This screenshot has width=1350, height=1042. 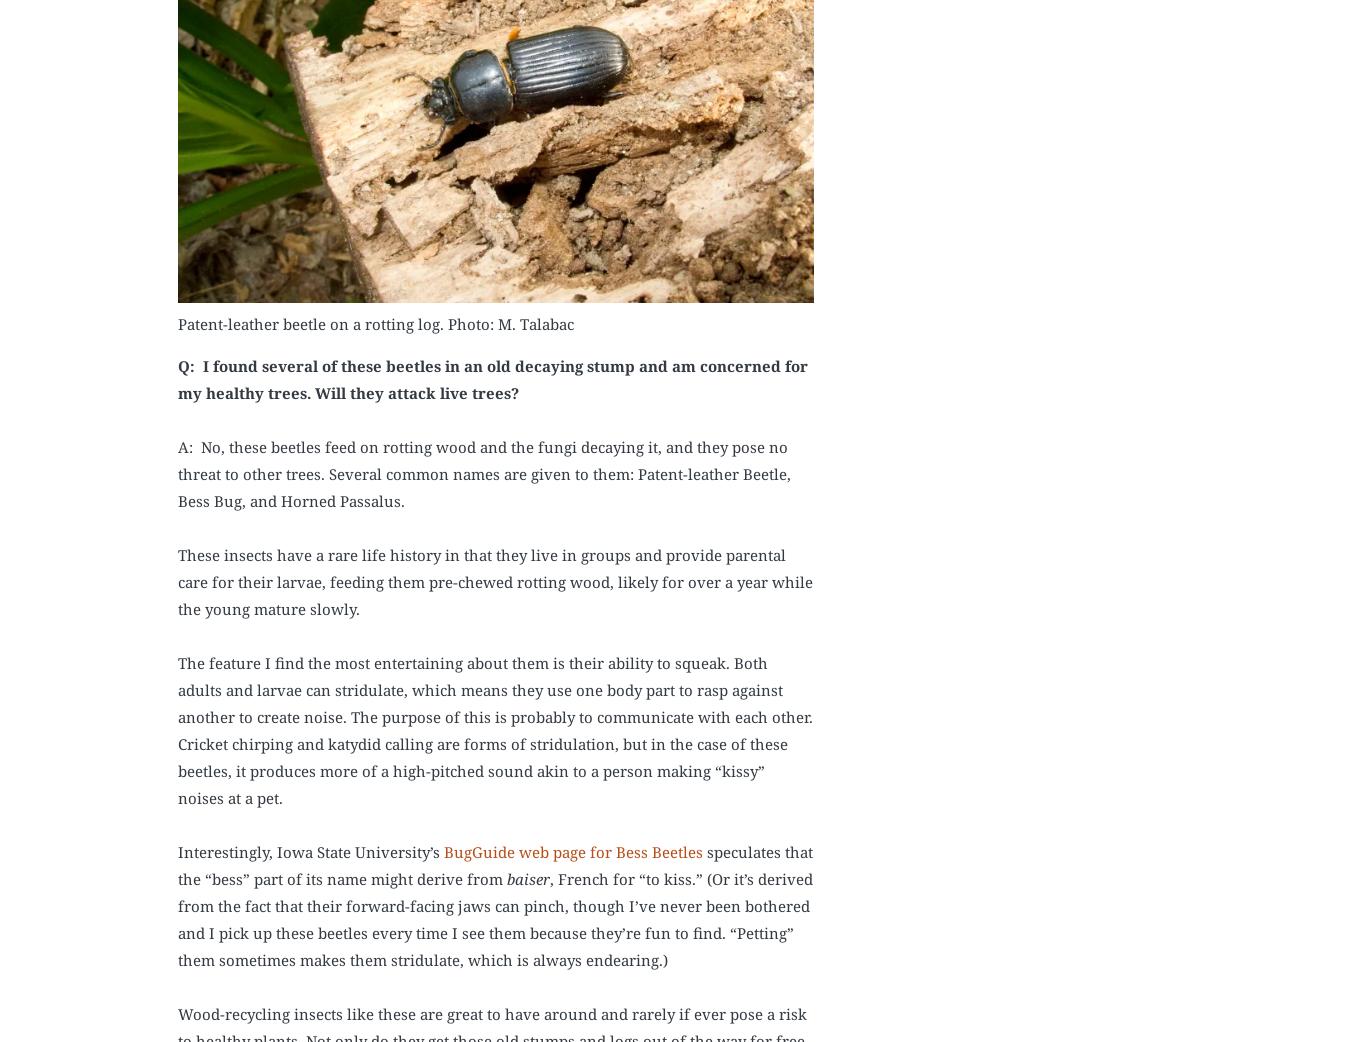 What do you see at coordinates (375, 323) in the screenshot?
I see `'Patent-leather beetle on a rotting log. Photo: M. Talabac'` at bounding box center [375, 323].